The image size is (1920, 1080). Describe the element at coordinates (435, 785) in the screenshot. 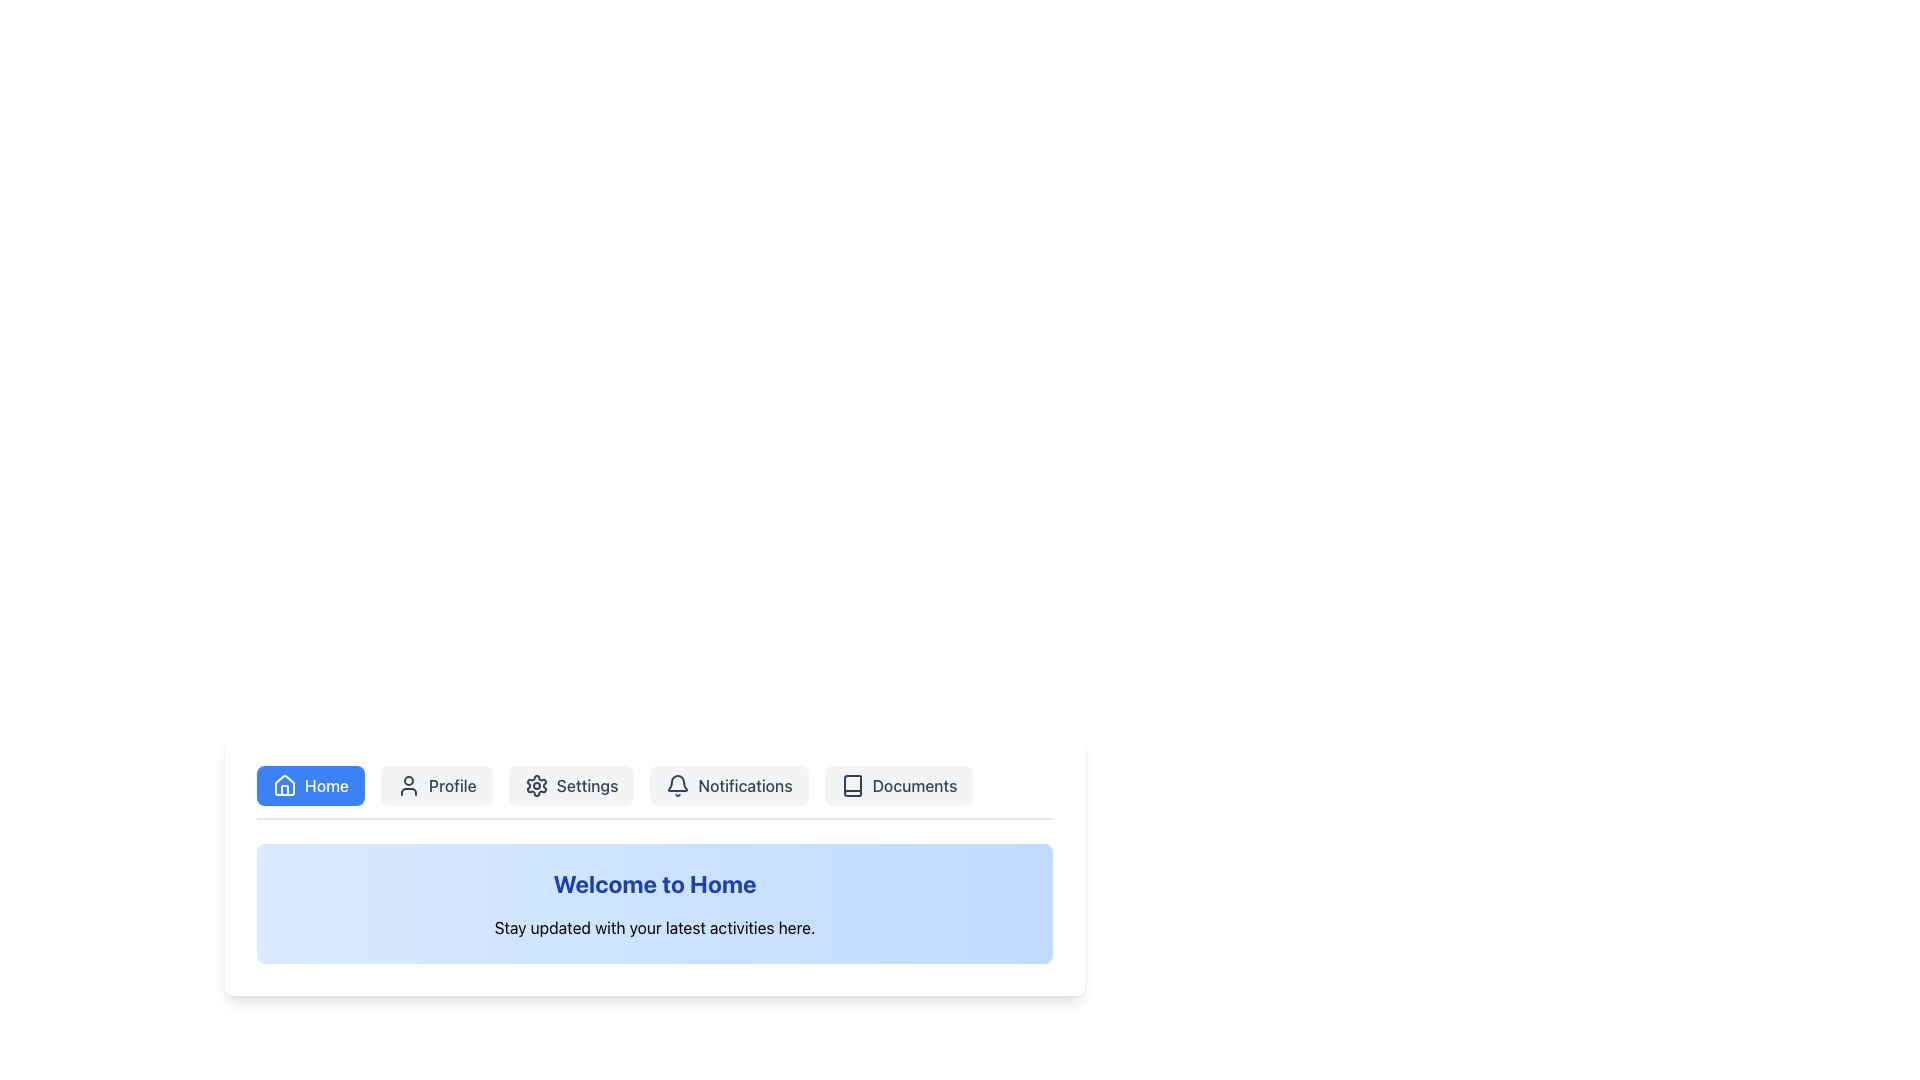

I see `the 'Profile' button, which is a rounded rectangular button with a user profile icon, located in the second position of the navigation menu` at that location.